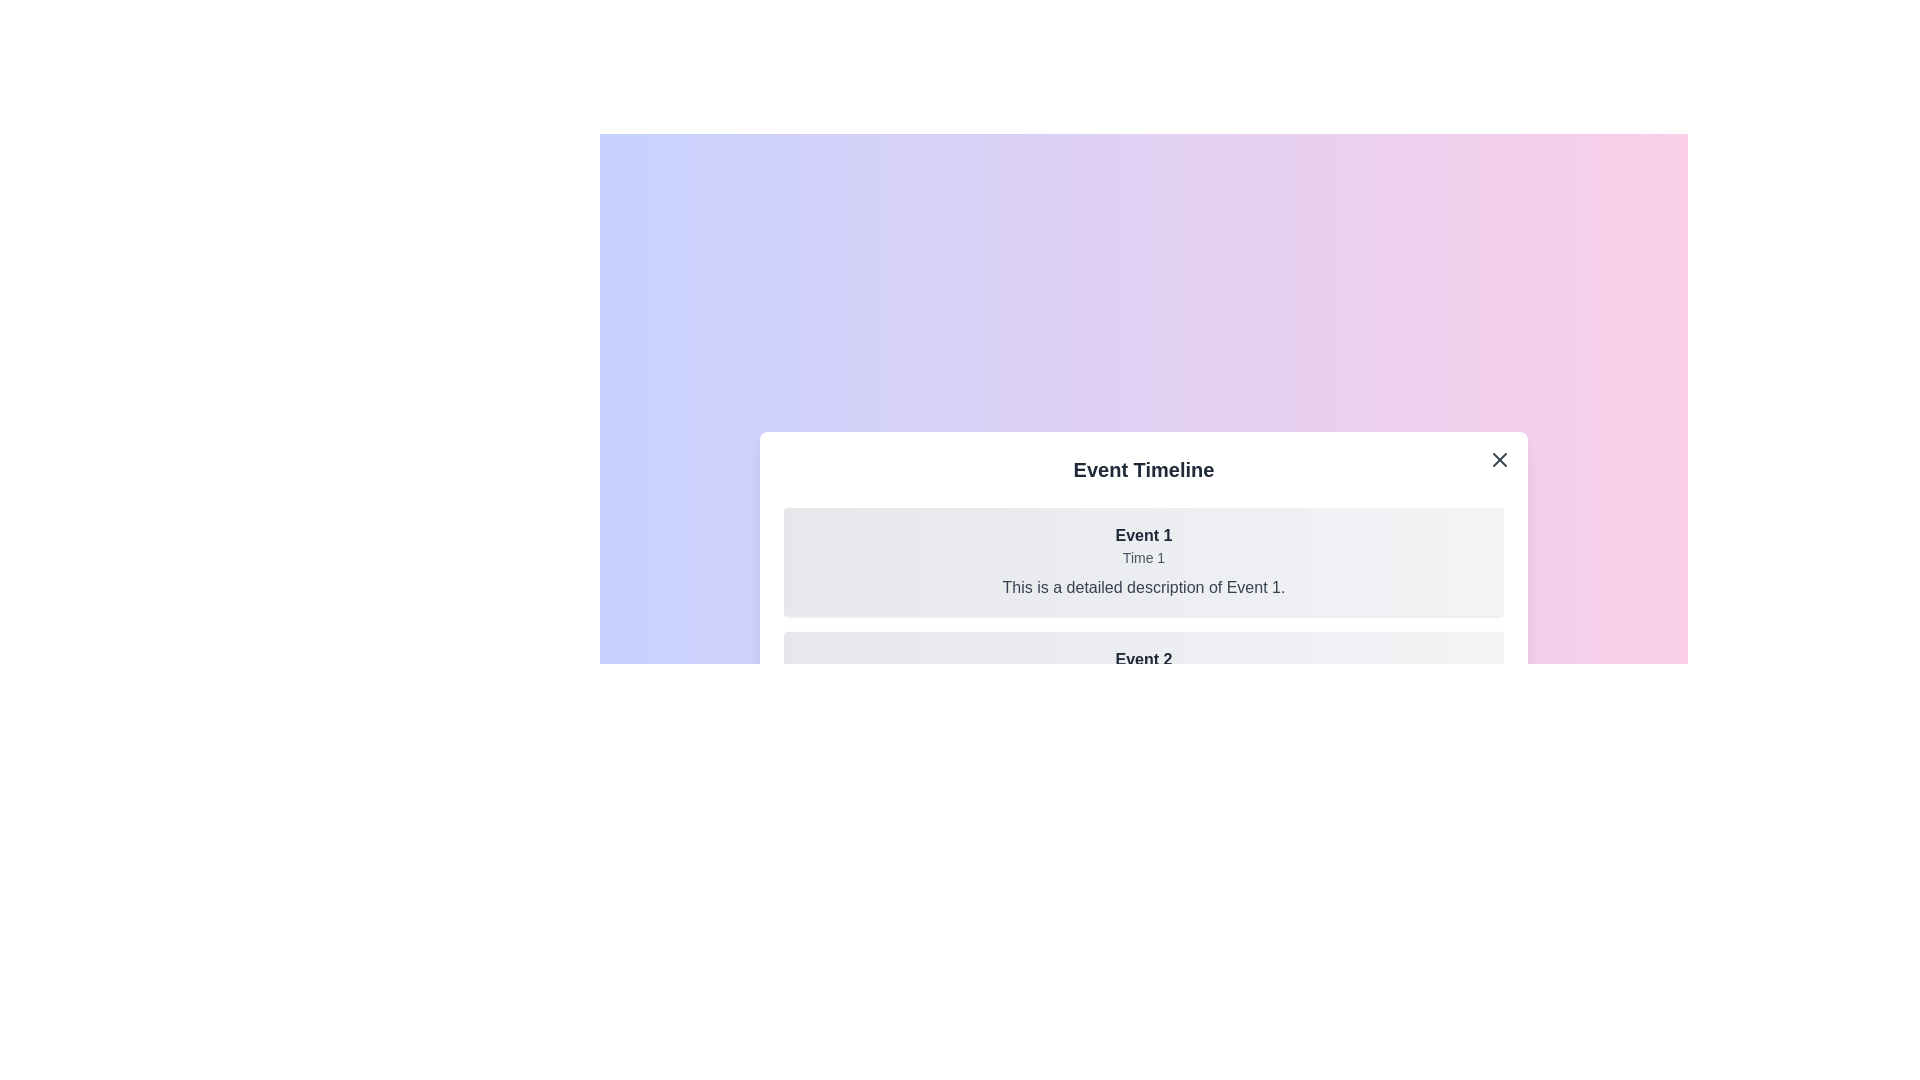  Describe the element at coordinates (1499, 459) in the screenshot. I see `'X' button in the top-right corner of the dialog to close it` at that location.